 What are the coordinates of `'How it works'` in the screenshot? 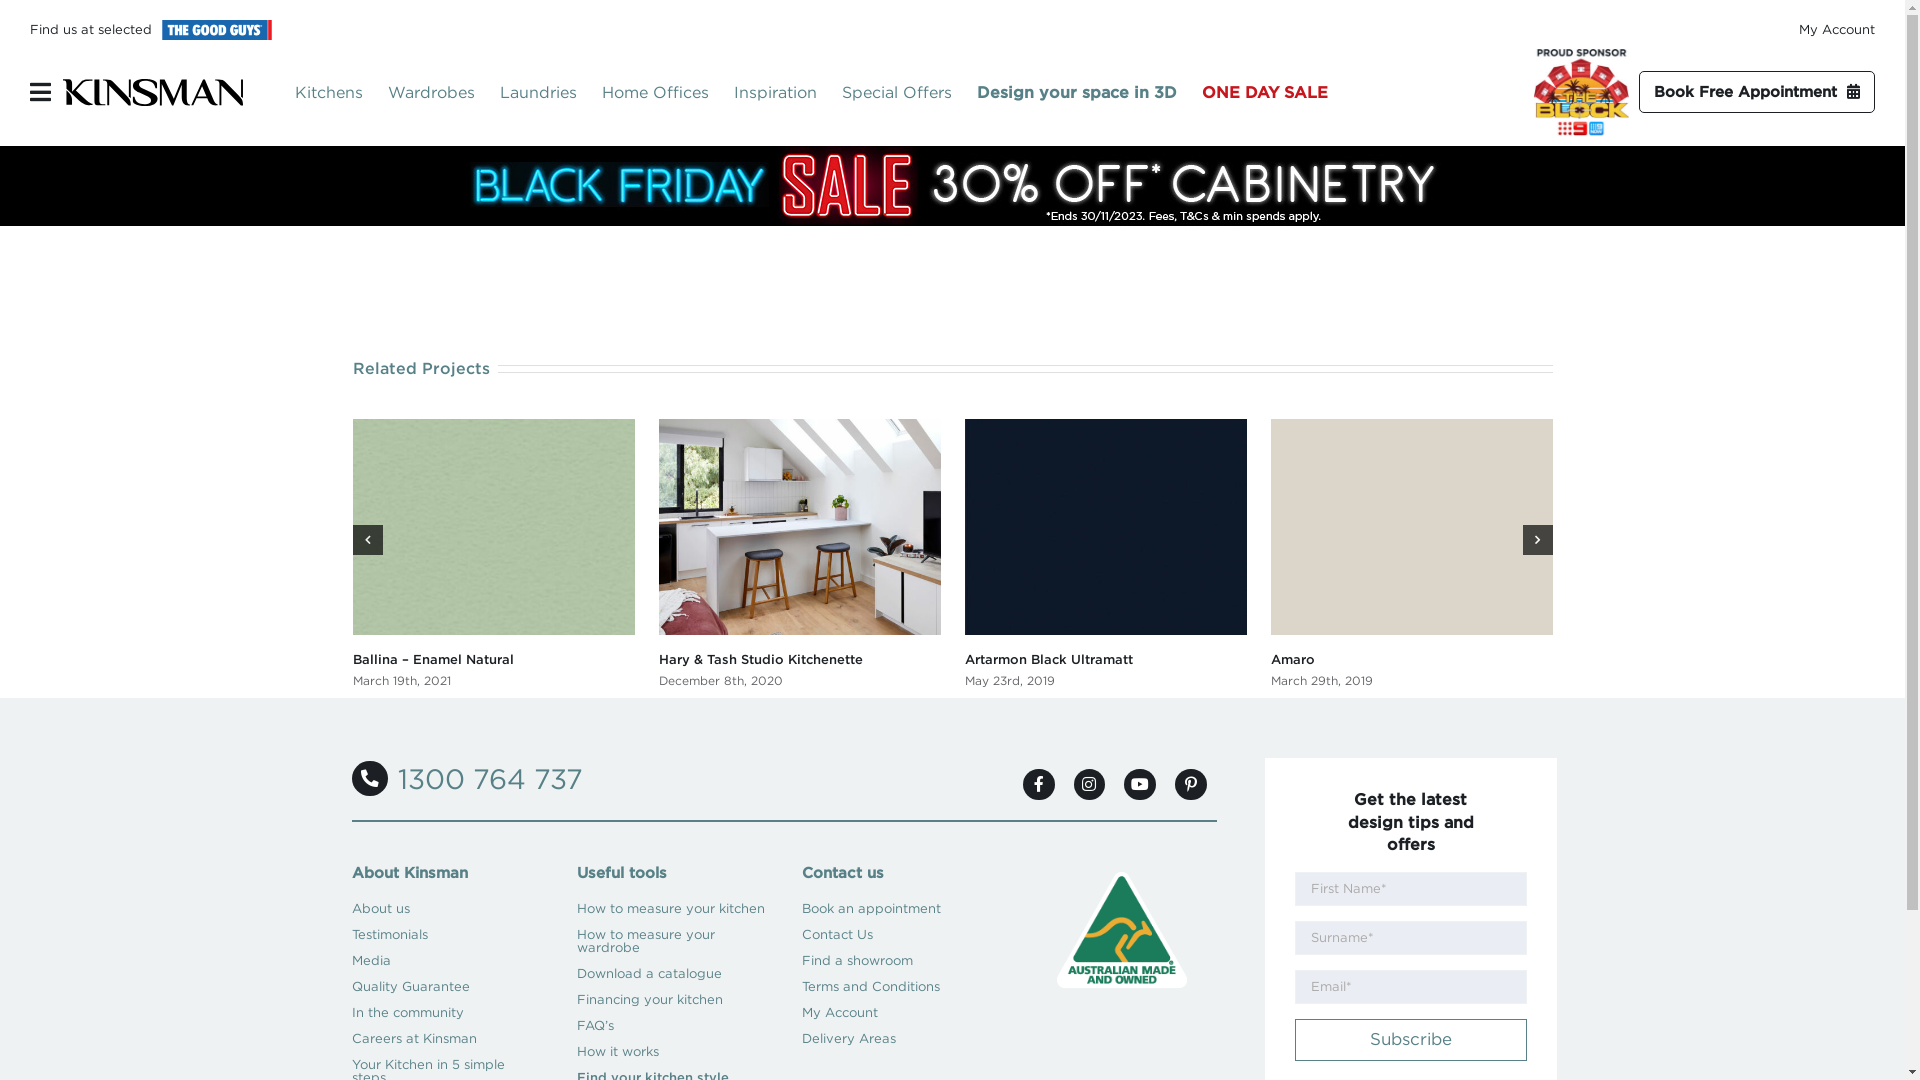 It's located at (671, 1051).